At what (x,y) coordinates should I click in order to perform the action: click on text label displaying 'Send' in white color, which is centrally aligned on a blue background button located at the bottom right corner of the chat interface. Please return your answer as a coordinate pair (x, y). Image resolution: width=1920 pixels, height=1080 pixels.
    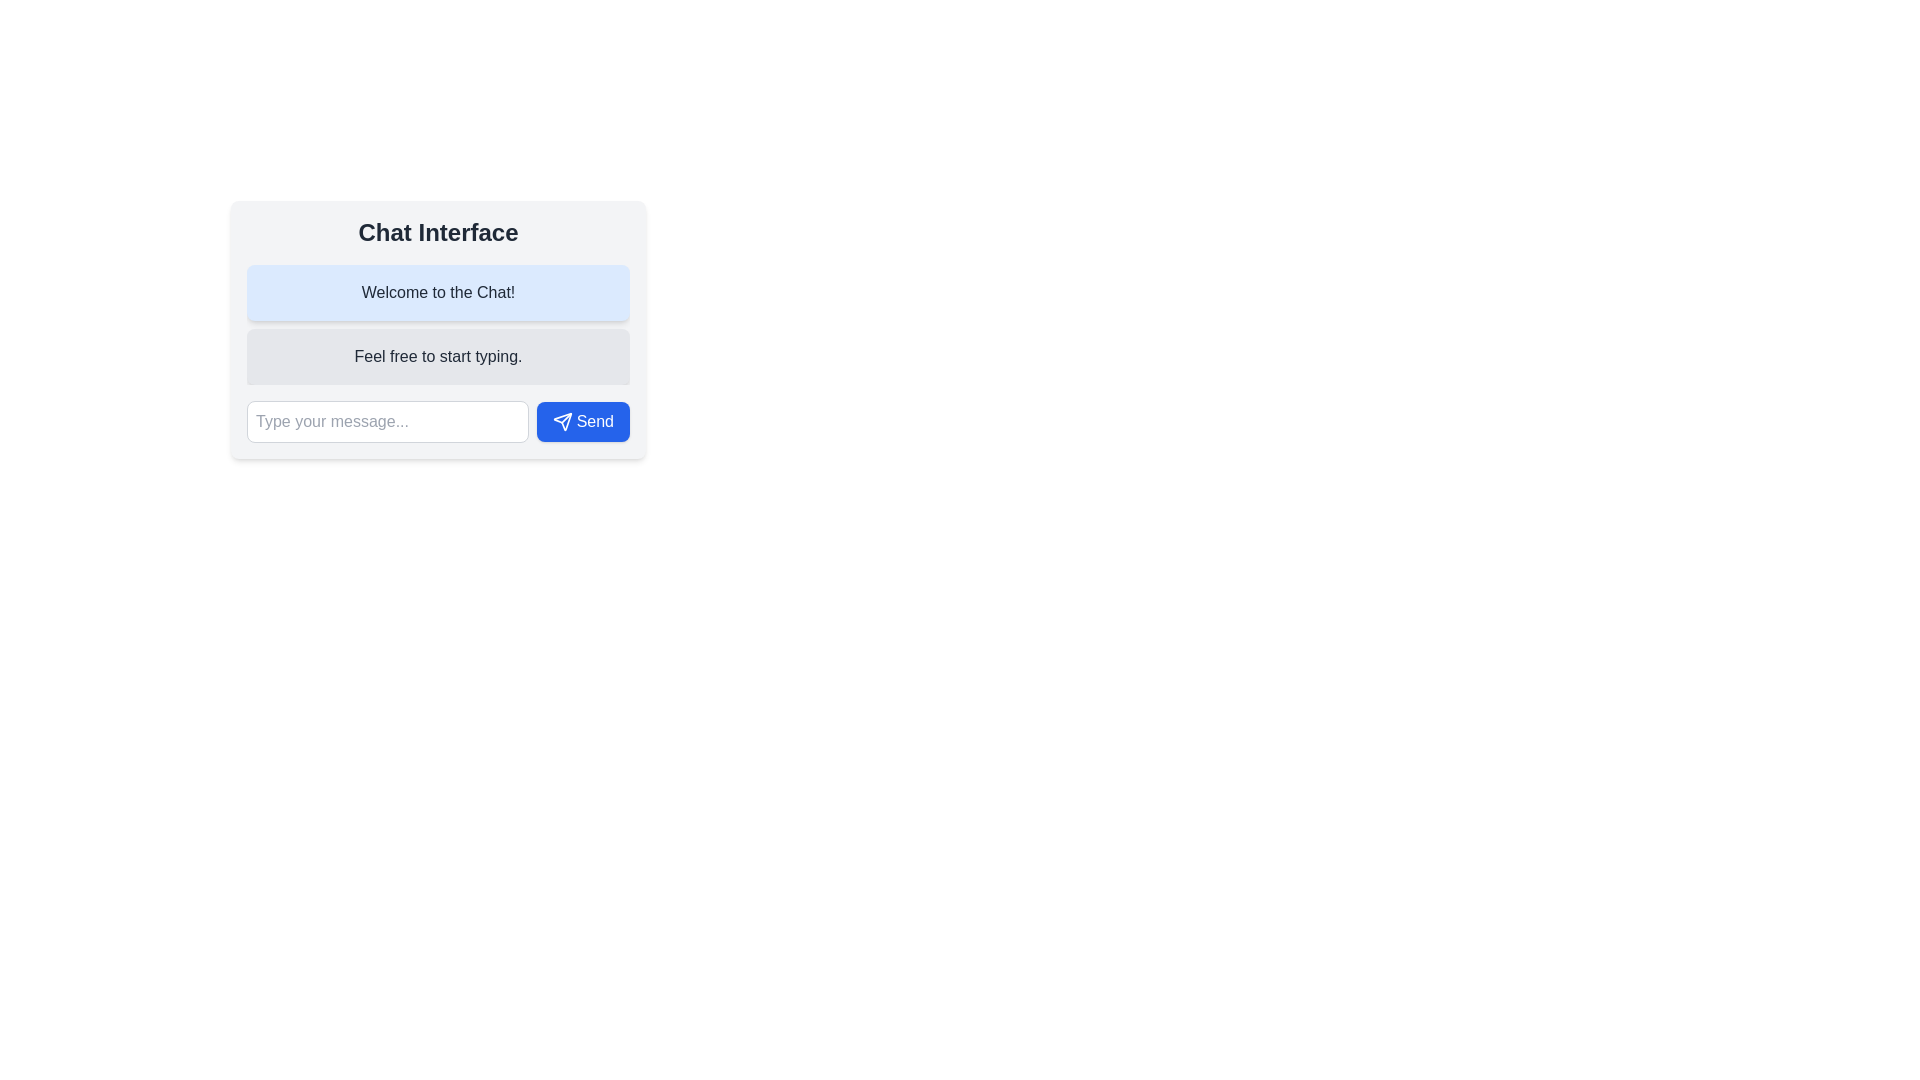
    Looking at the image, I should click on (594, 420).